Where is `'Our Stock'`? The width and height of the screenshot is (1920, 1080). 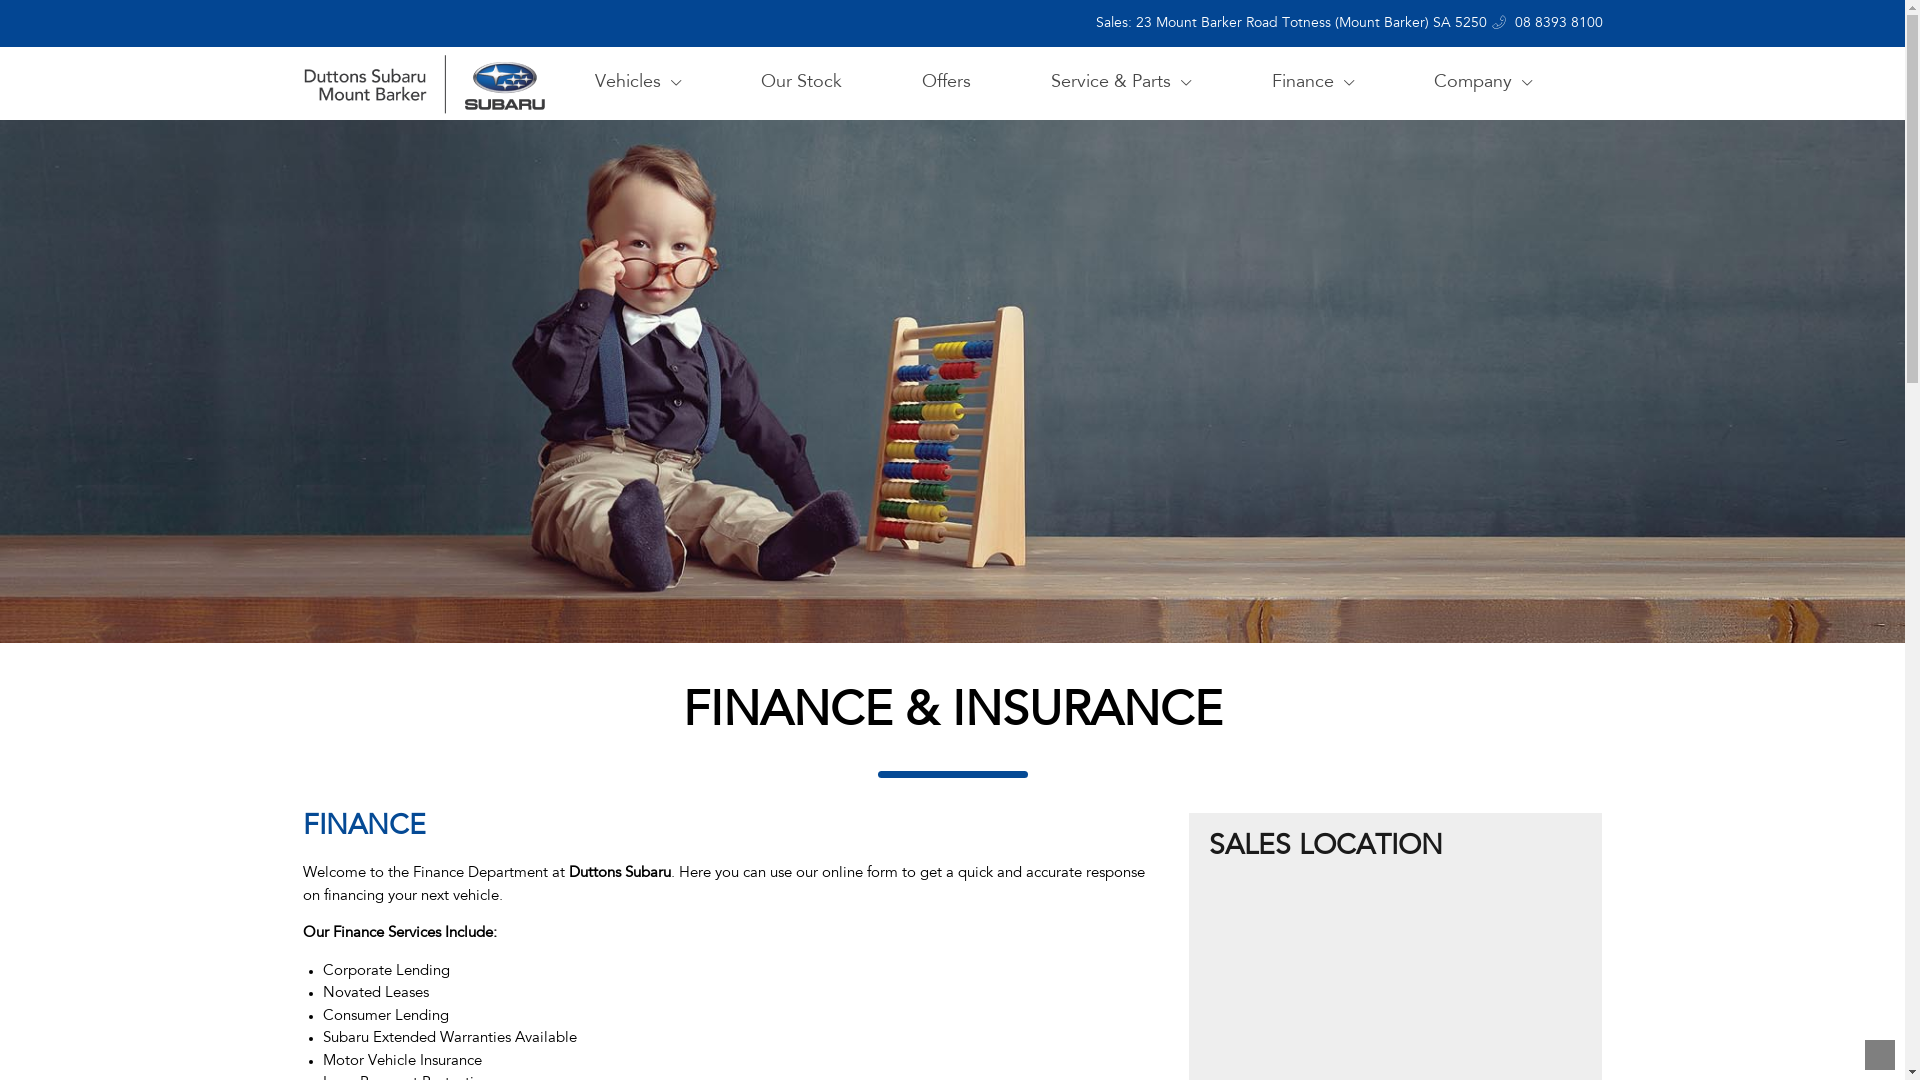 'Our Stock' is located at coordinates (749, 82).